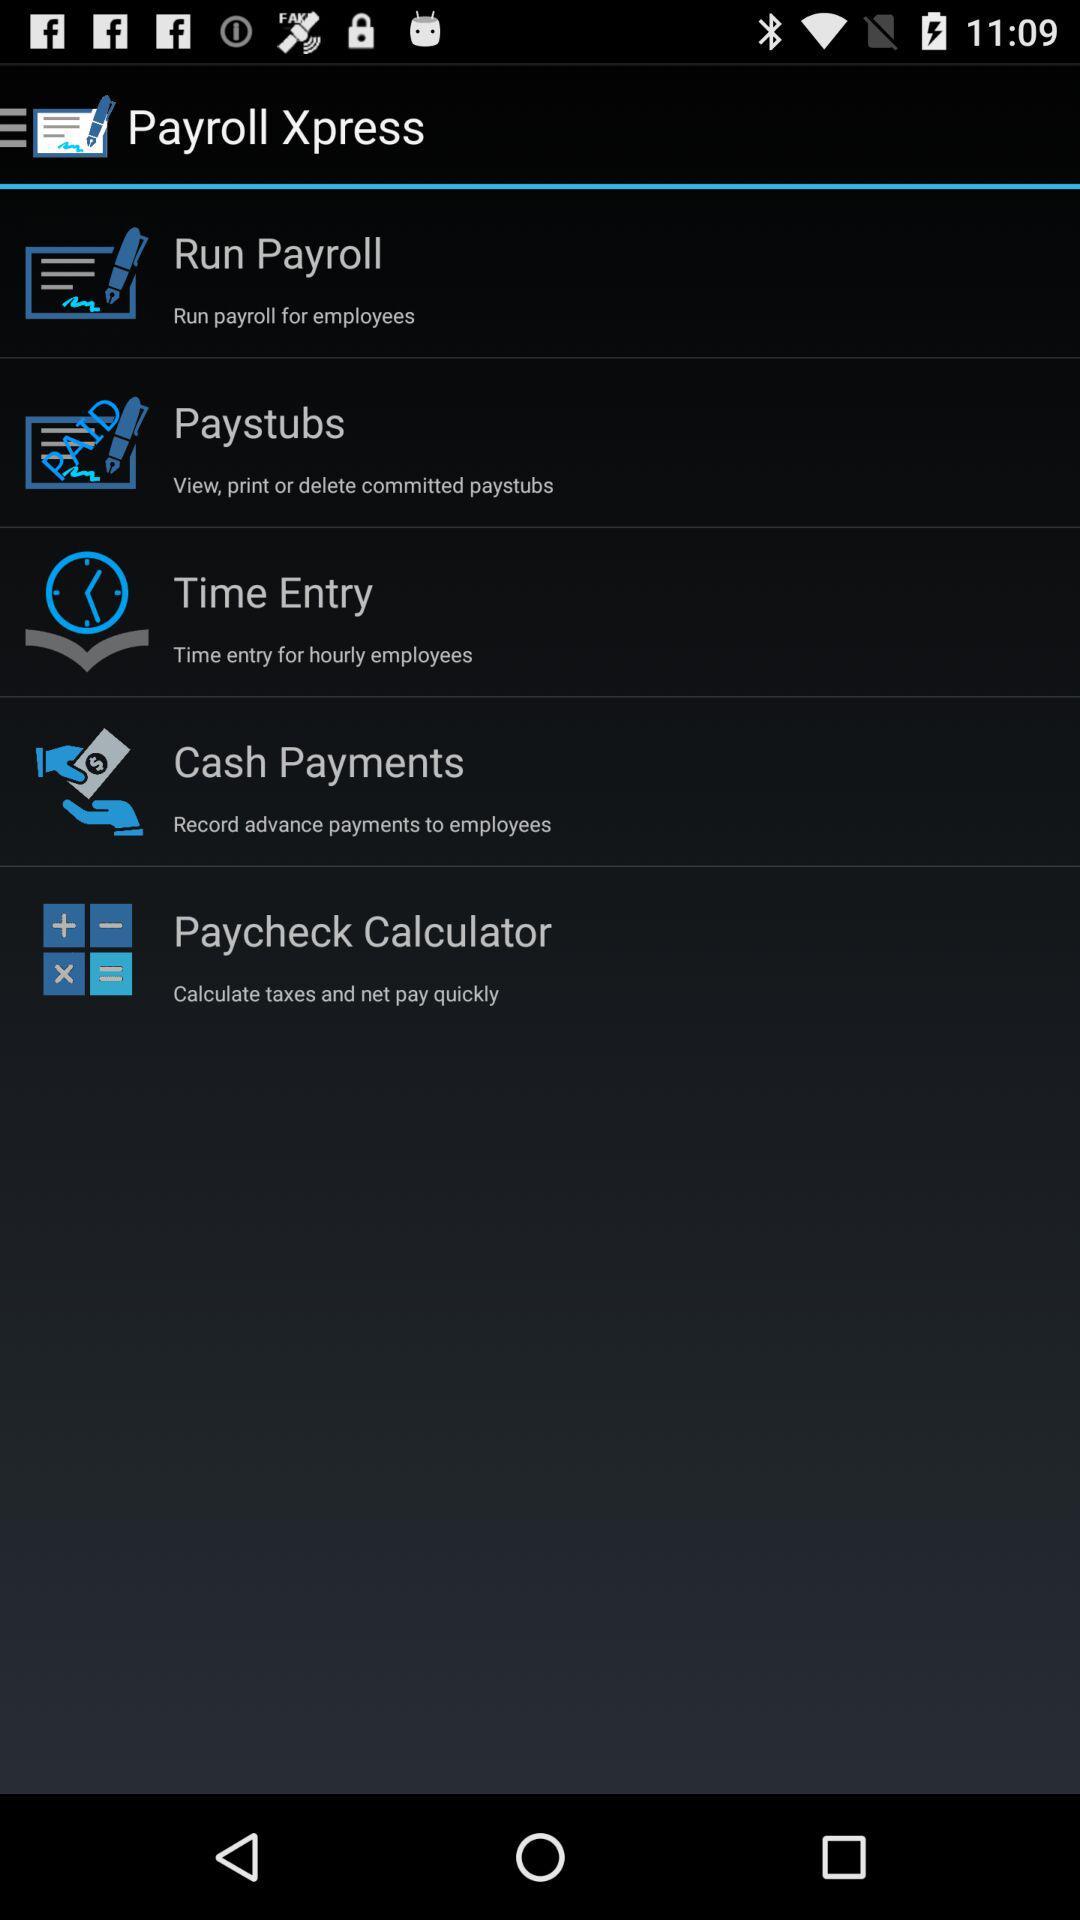 The width and height of the screenshot is (1080, 1920). What do you see at coordinates (362, 823) in the screenshot?
I see `record advance payments item` at bounding box center [362, 823].